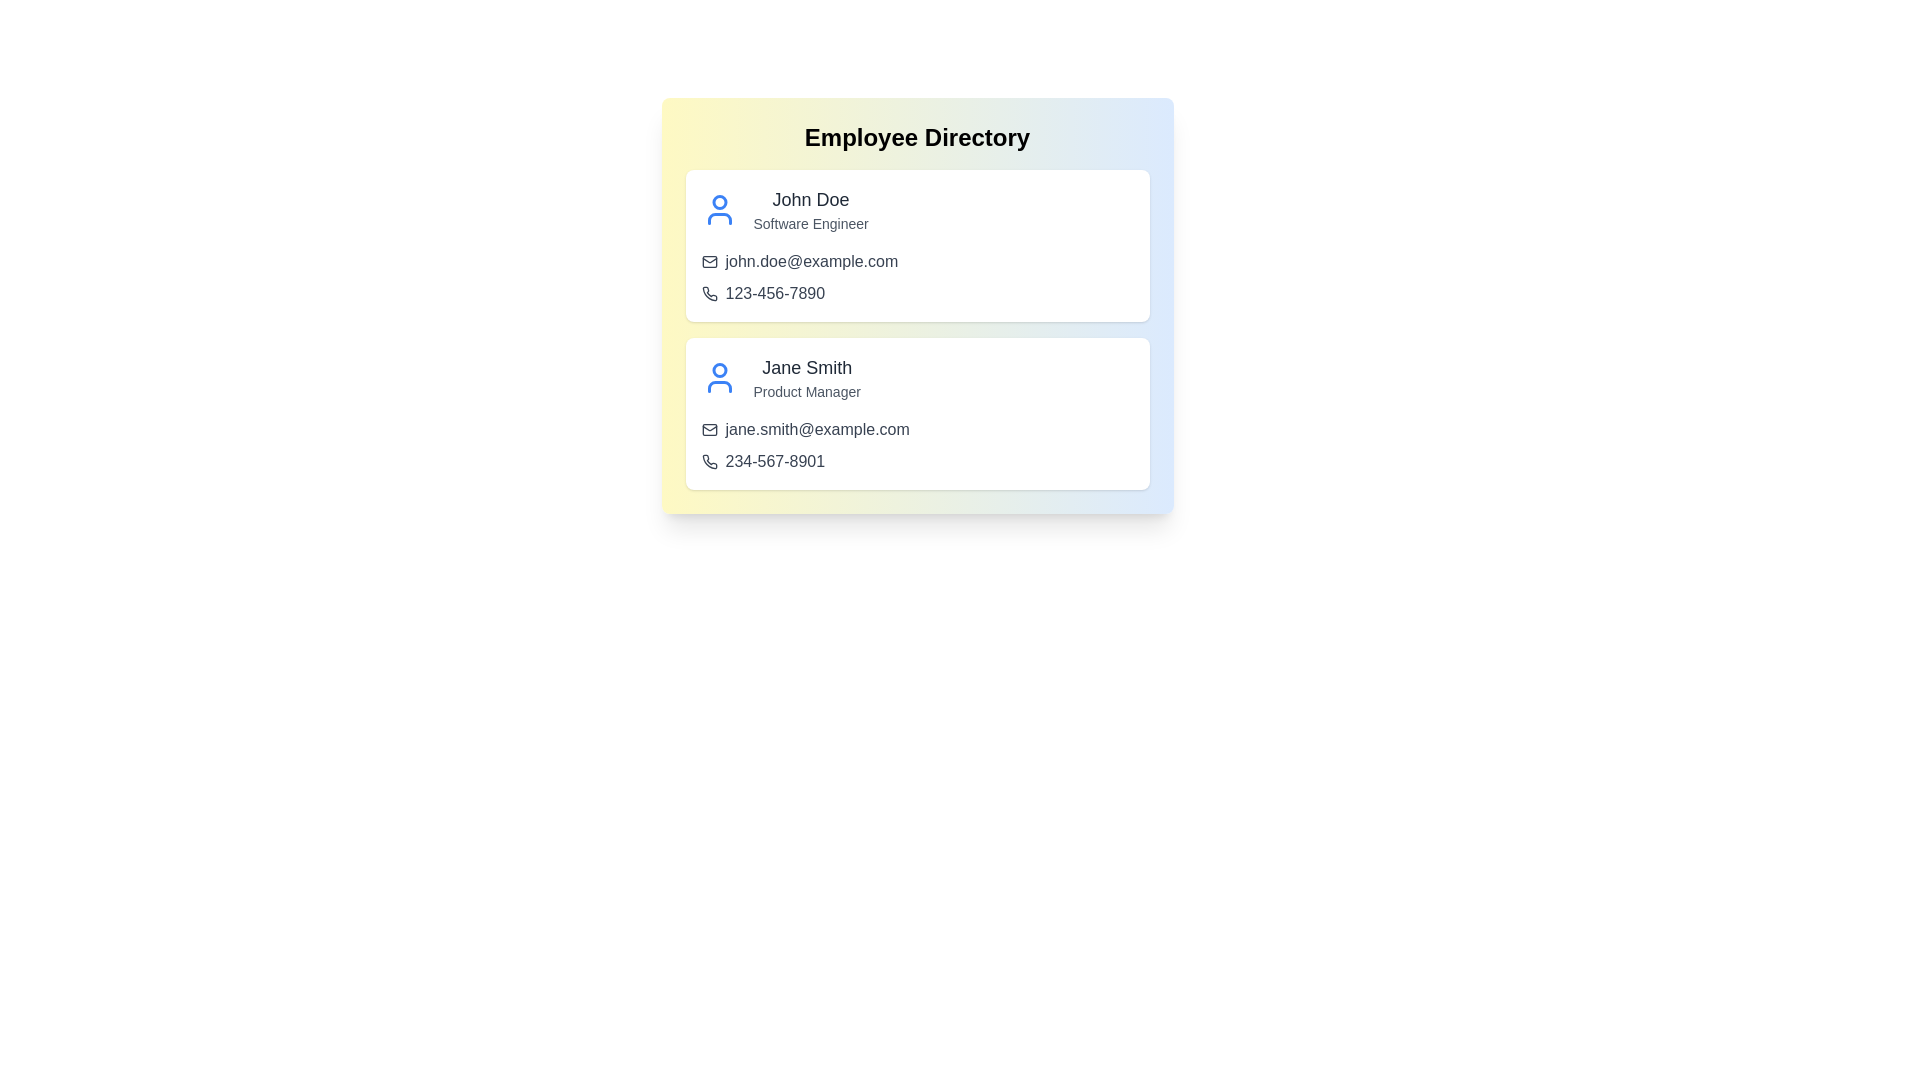  Describe the element at coordinates (916, 428) in the screenshot. I see `the email link for Jane Smith` at that location.